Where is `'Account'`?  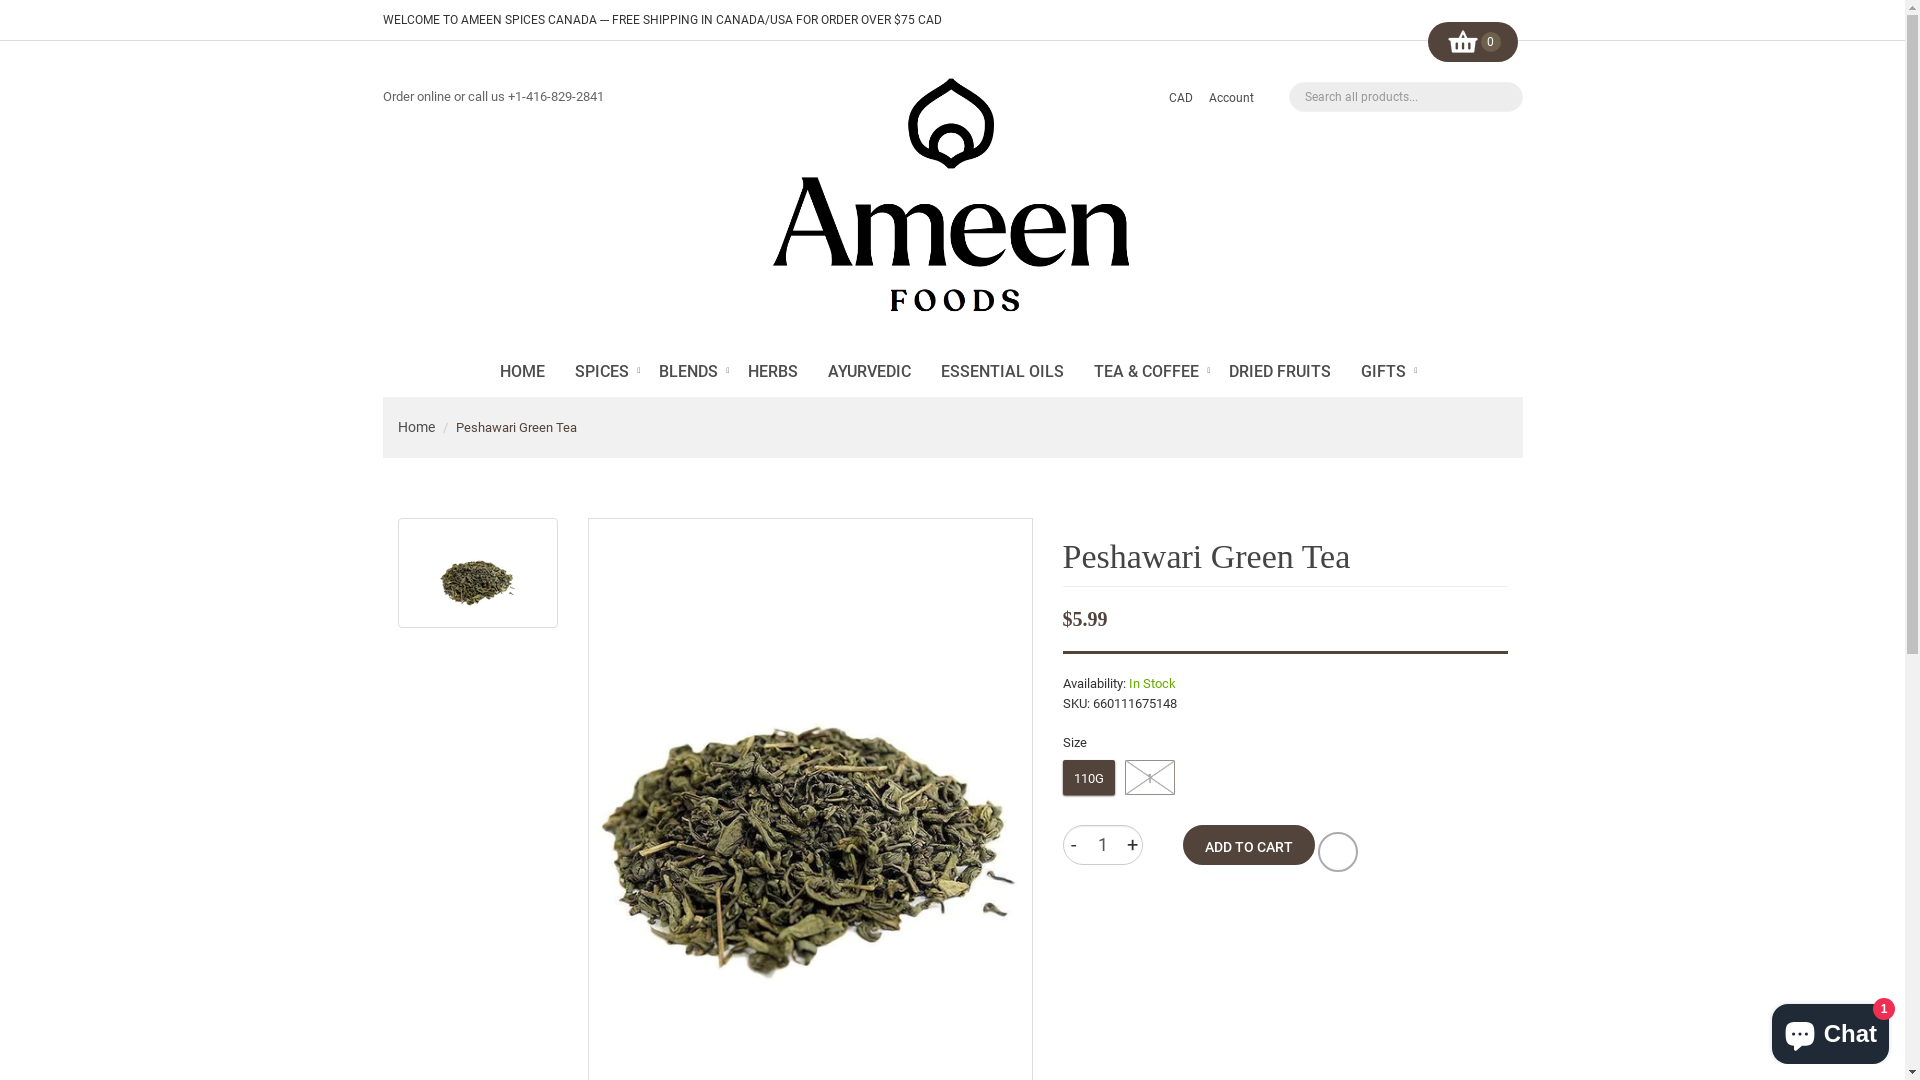 'Account' is located at coordinates (1207, 98).